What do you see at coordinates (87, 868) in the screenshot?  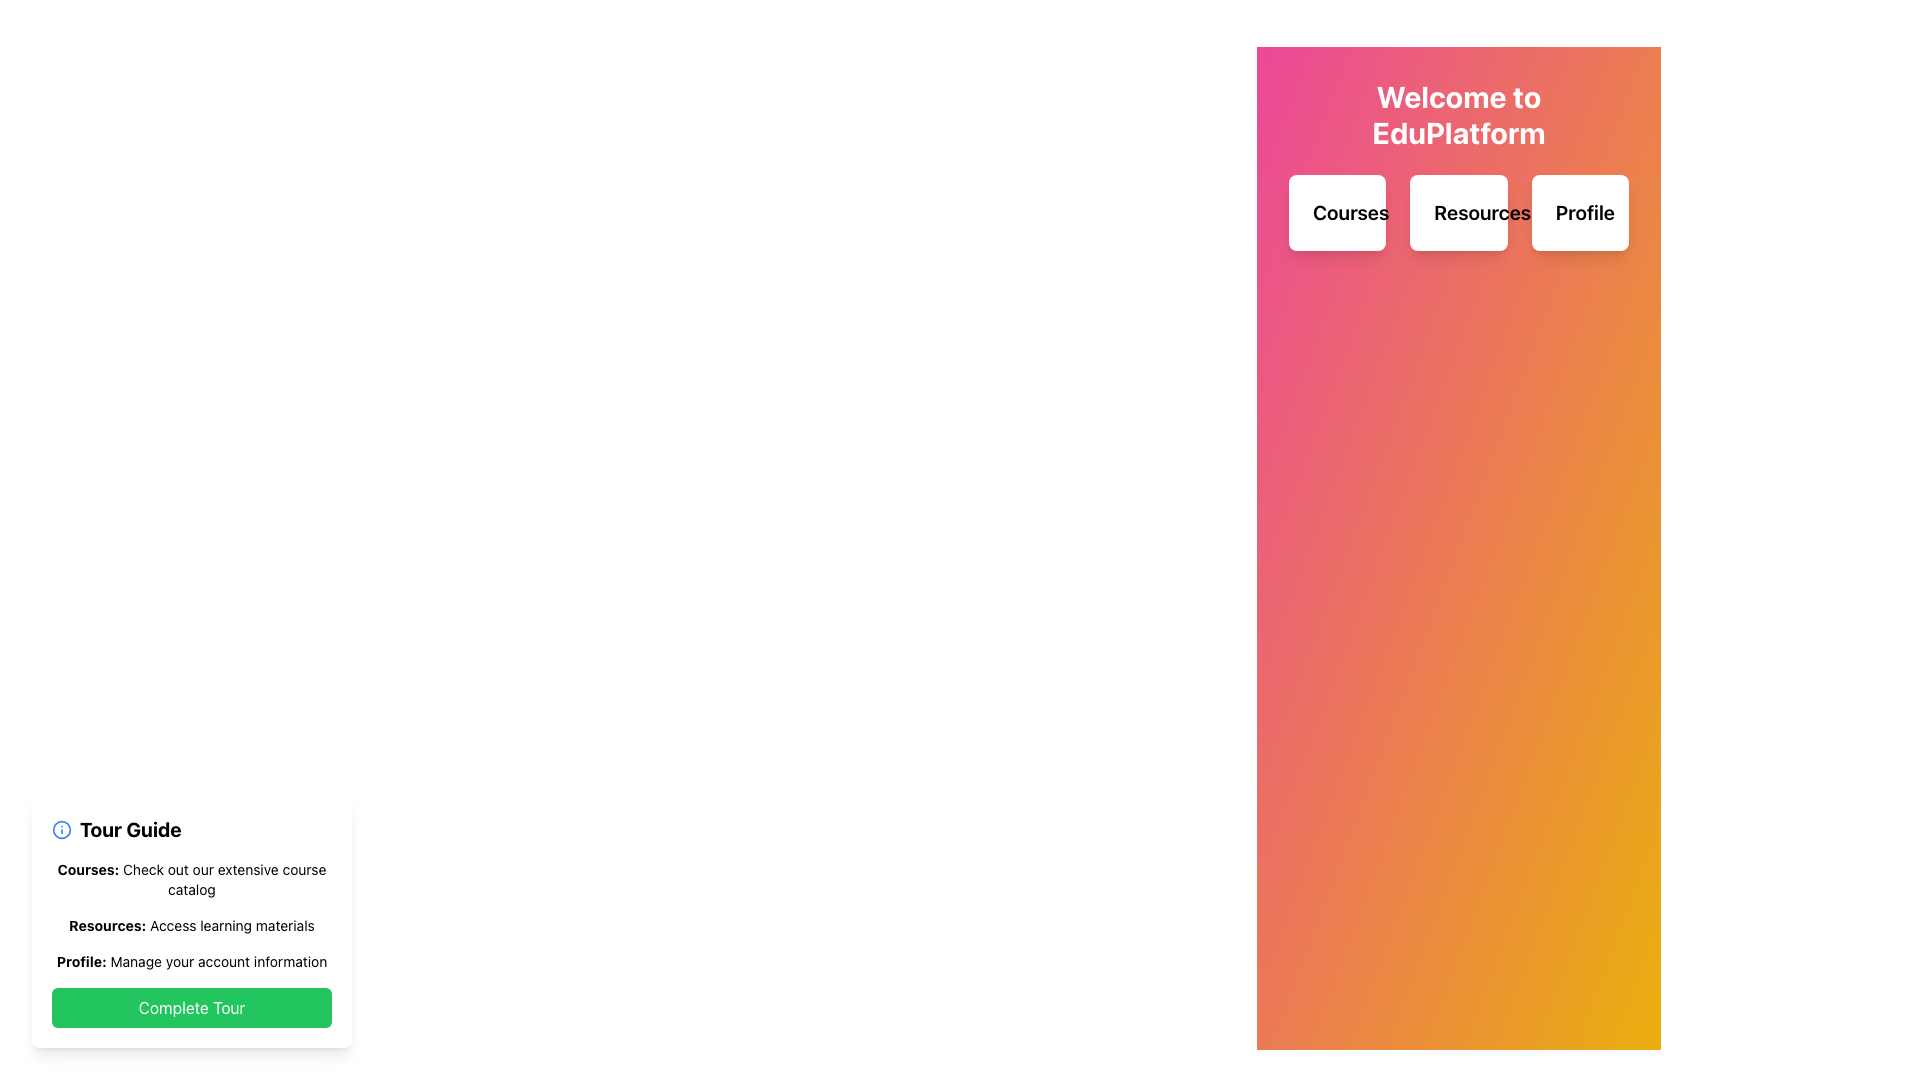 I see `text label at the top of the course description section titled 'Courses: Check out our extensive course catalog.'` at bounding box center [87, 868].